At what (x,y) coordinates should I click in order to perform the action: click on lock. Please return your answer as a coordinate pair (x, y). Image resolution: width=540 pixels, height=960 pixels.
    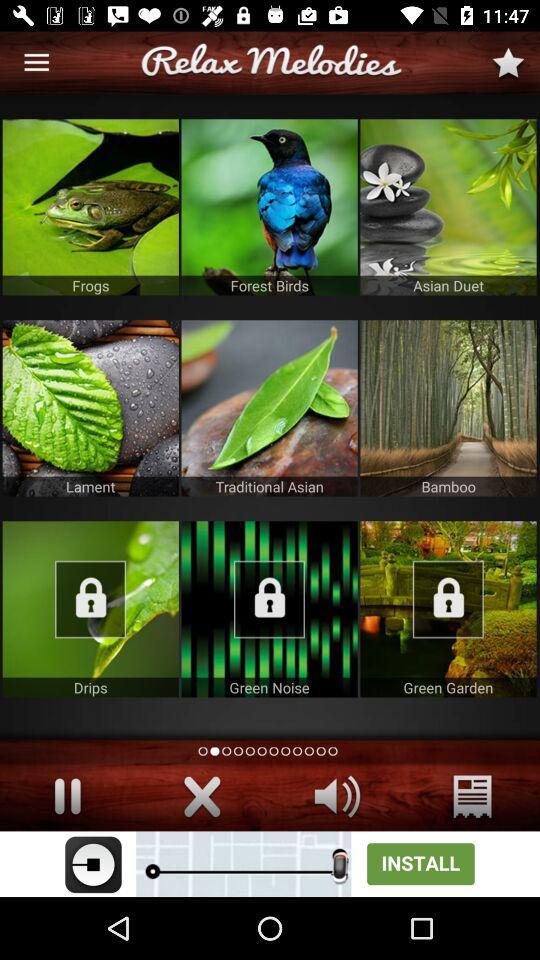
    Looking at the image, I should click on (269, 608).